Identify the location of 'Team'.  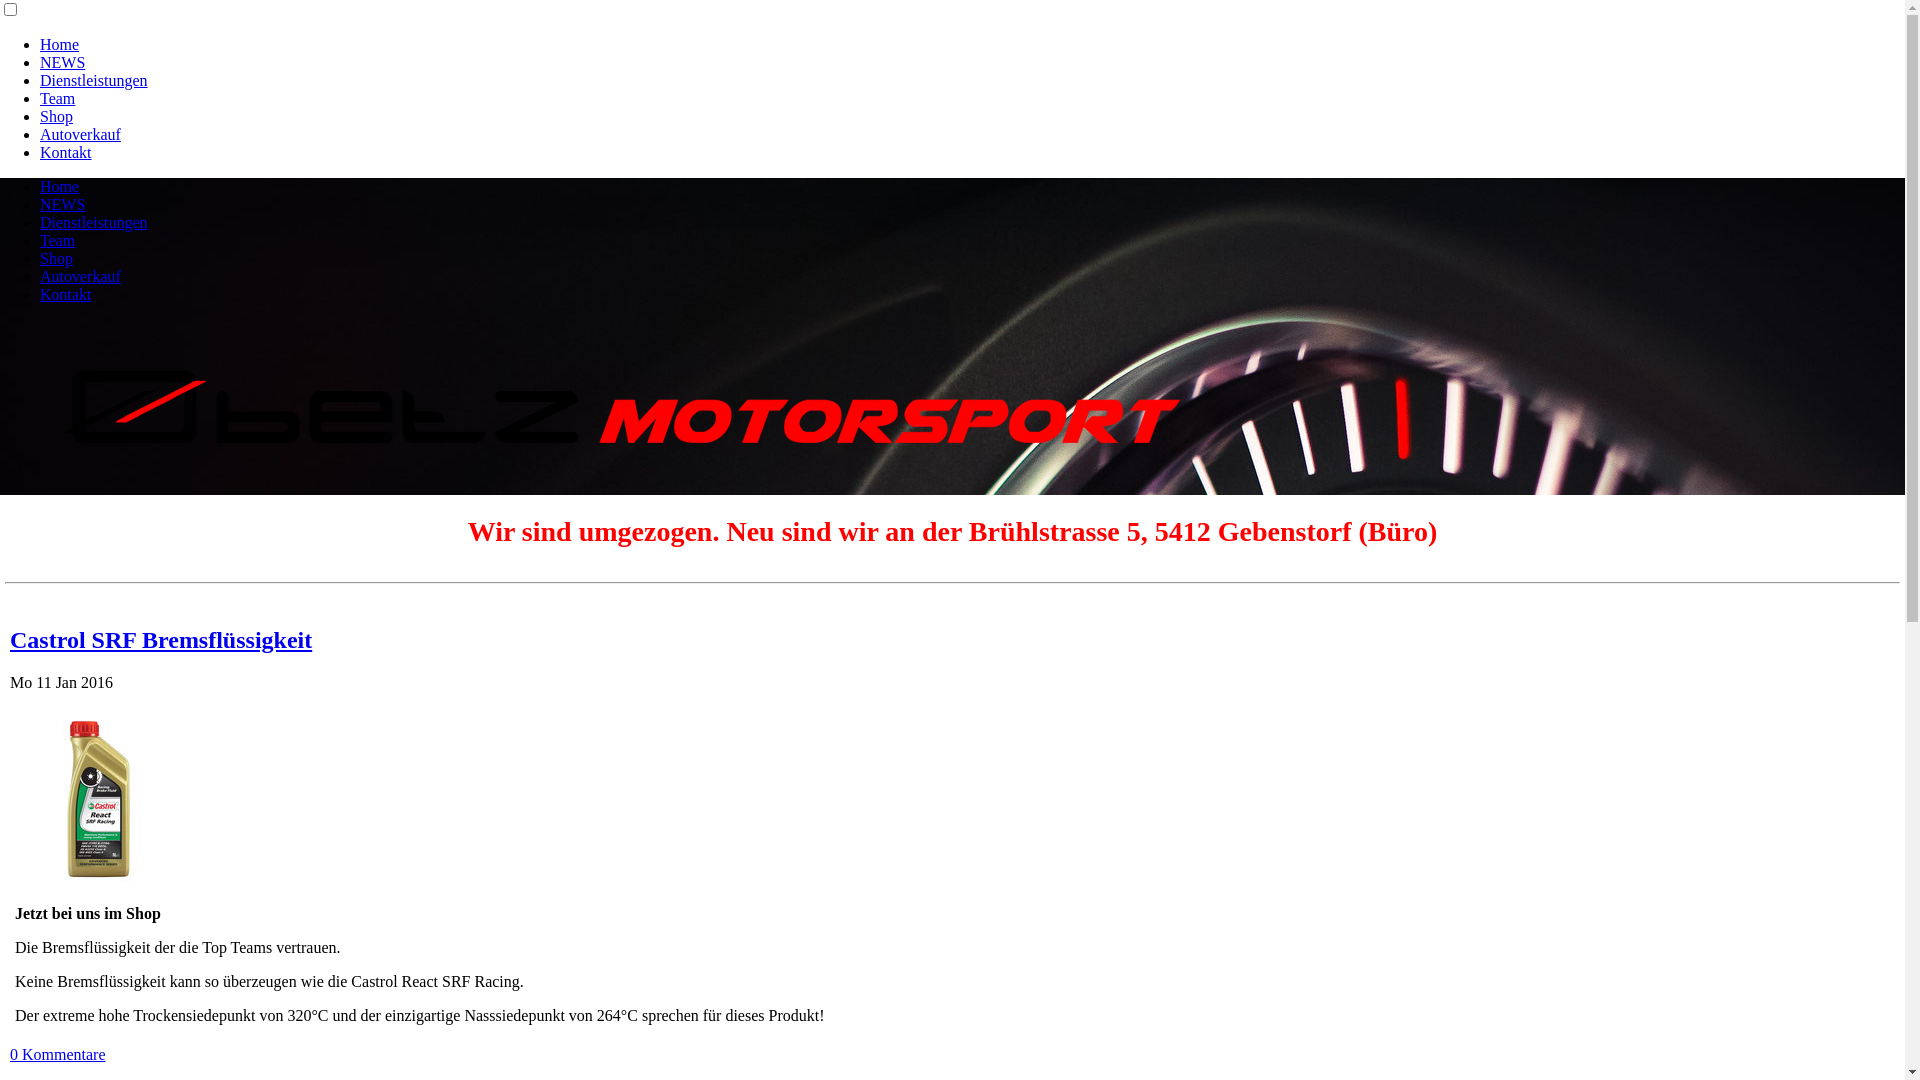
(57, 98).